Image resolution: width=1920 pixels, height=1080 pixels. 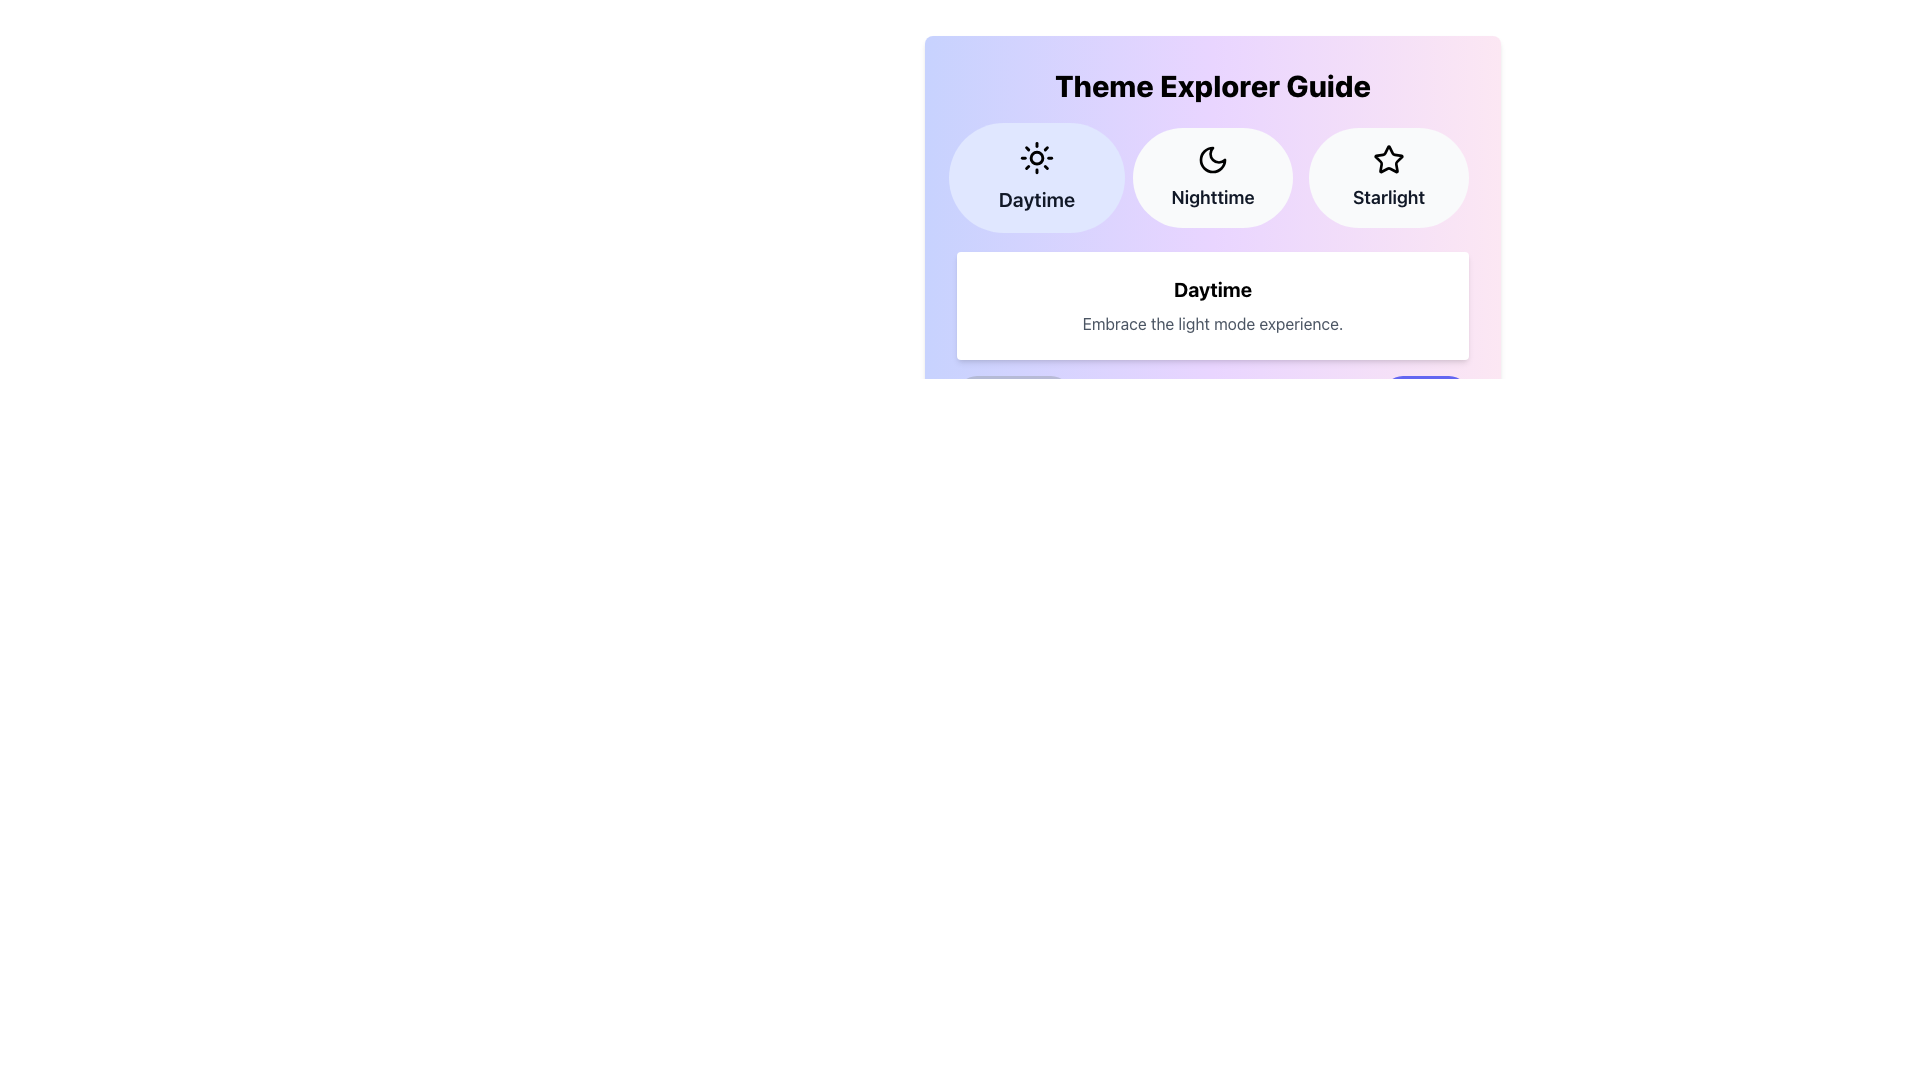 What do you see at coordinates (1212, 158) in the screenshot?
I see `the 'Nighttime' theme icon in the 'Theme Explorer Guide' interface, which is centrally located between the 'Daytime' and 'Starlight' cards` at bounding box center [1212, 158].